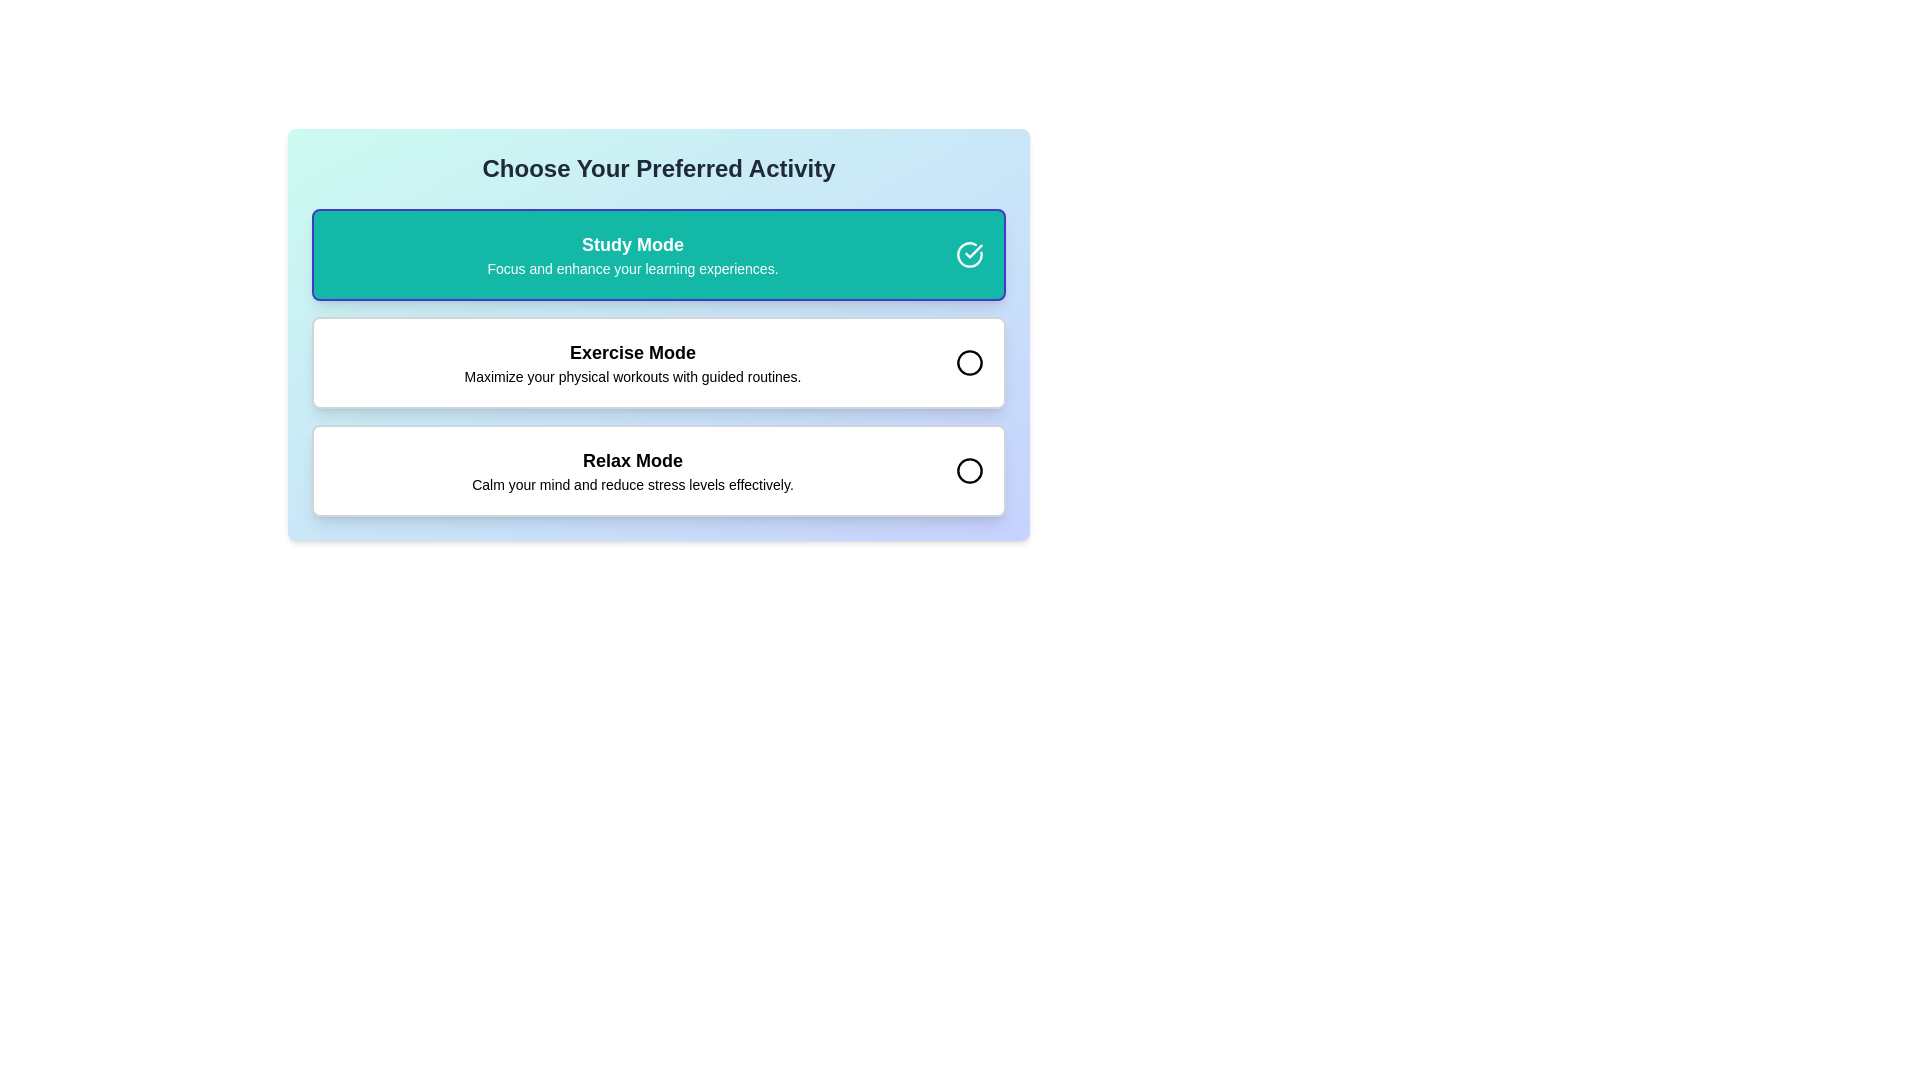 This screenshot has height=1080, width=1920. What do you see at coordinates (658, 362) in the screenshot?
I see `the selectable card for 'Exercise Mode'` at bounding box center [658, 362].